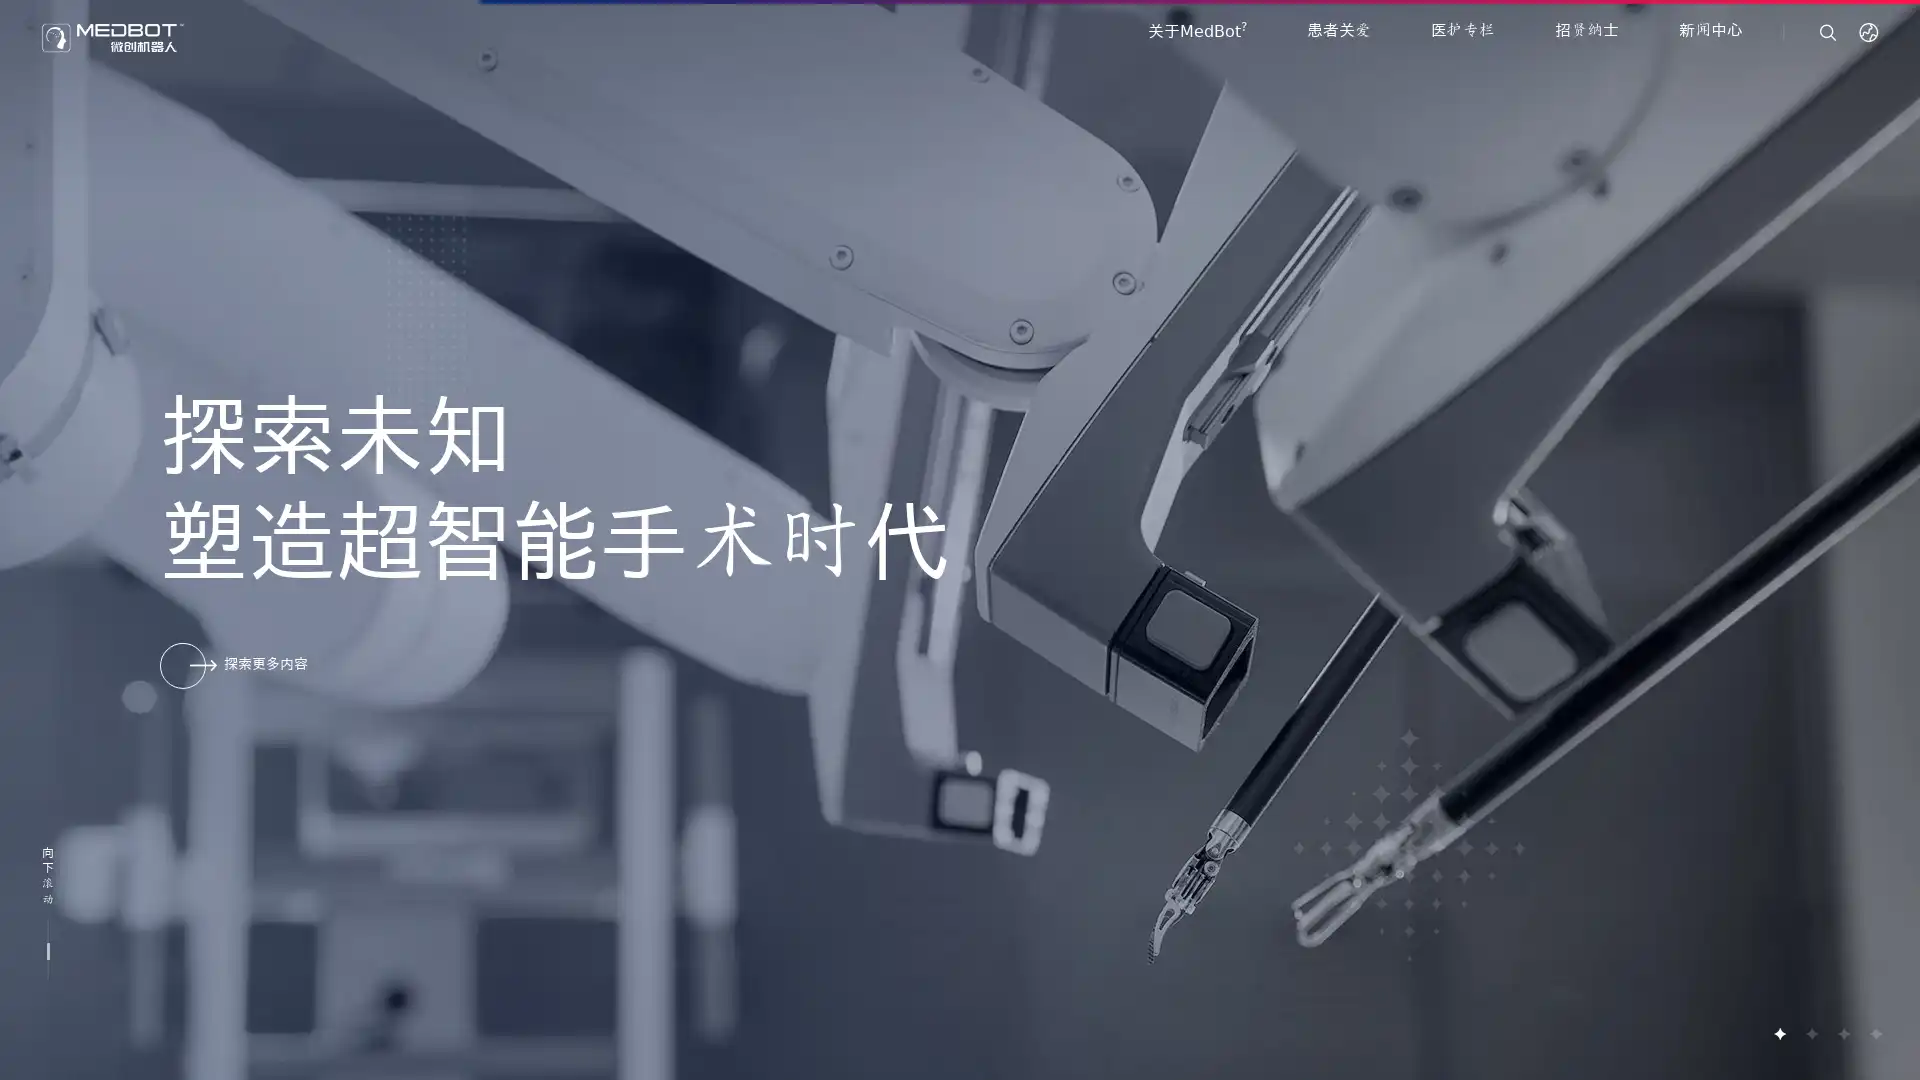  Describe the element at coordinates (1810, 1033) in the screenshot. I see `Go to slide 2` at that location.